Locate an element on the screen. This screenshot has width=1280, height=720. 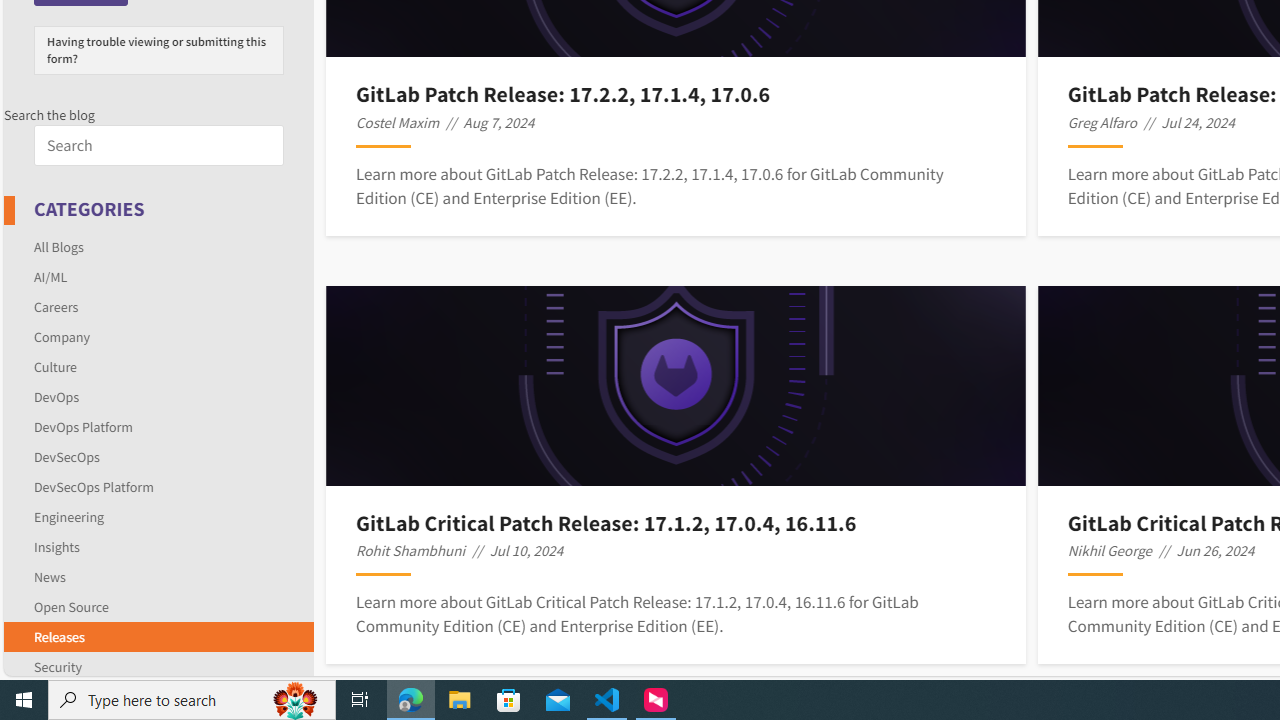
'DevSecOps Platform' is located at coordinates (157, 486).